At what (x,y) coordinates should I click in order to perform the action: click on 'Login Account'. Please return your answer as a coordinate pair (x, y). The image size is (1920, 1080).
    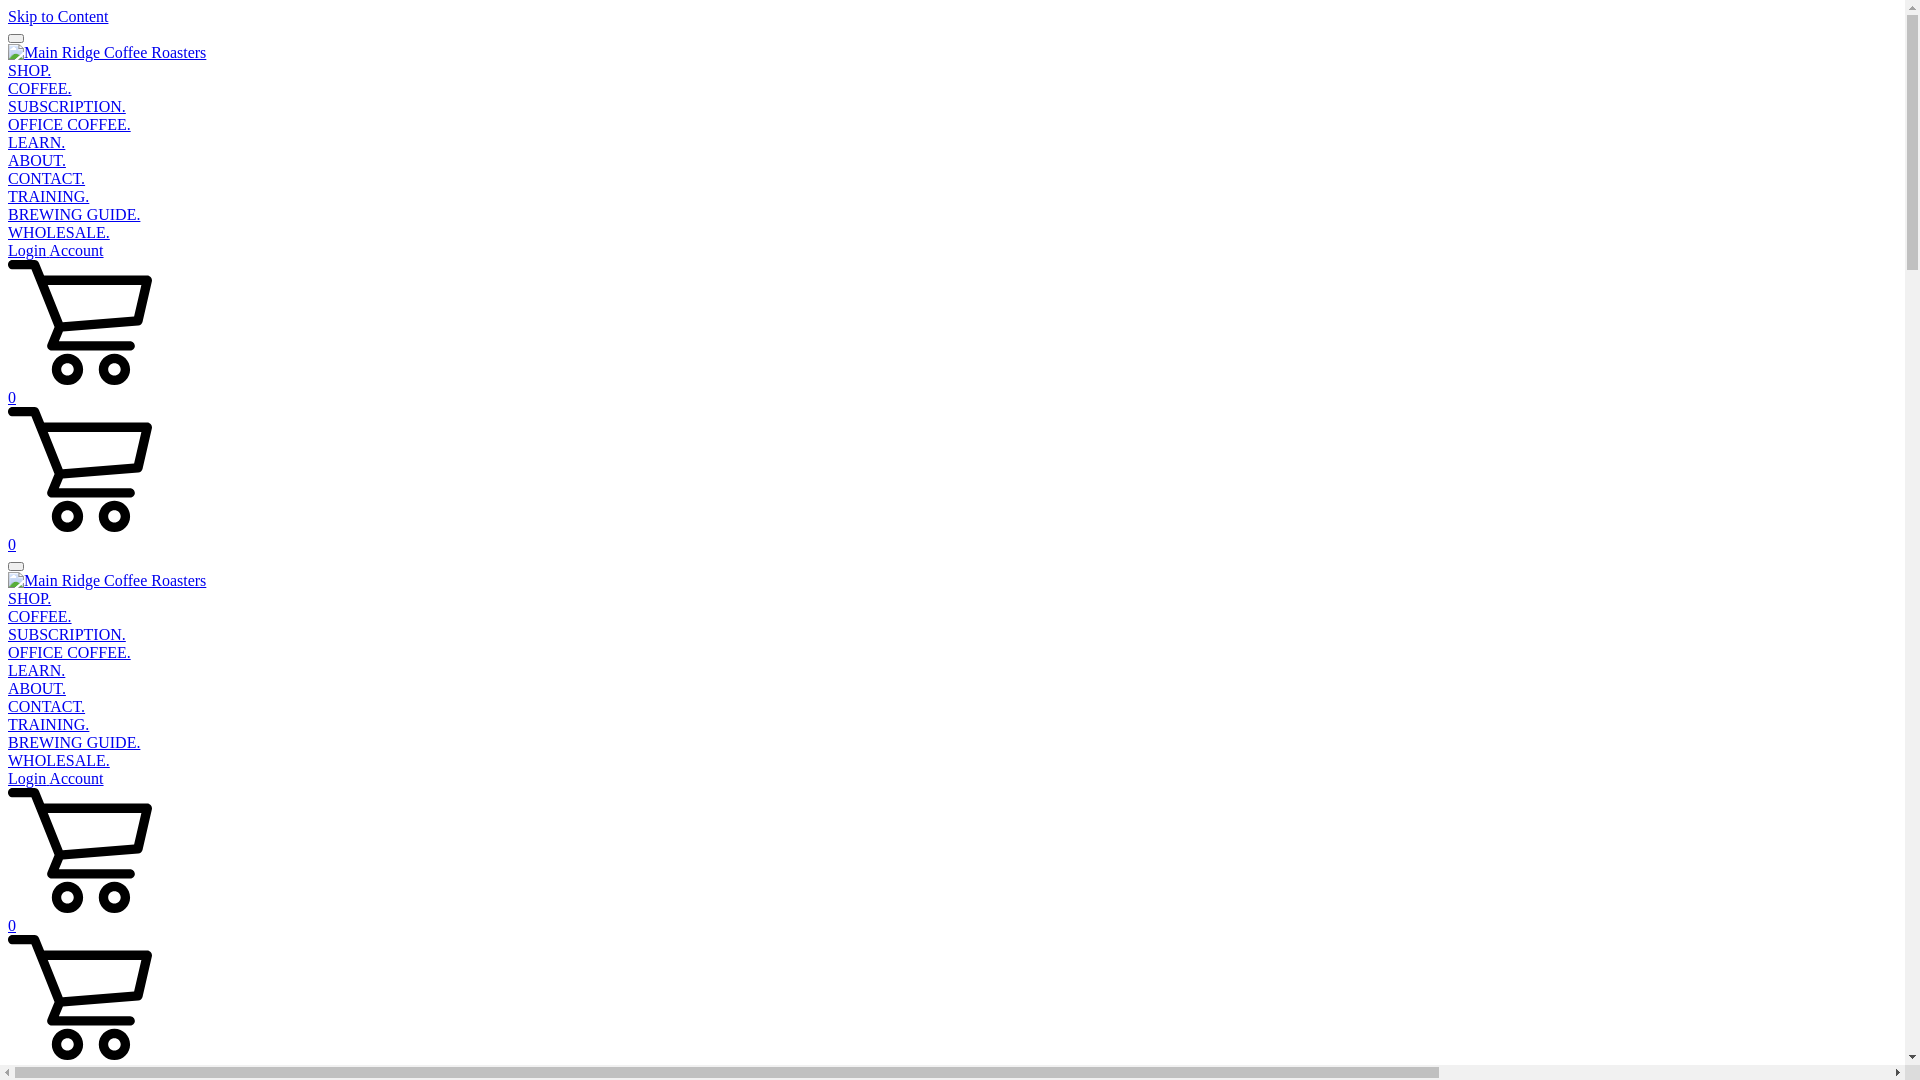
    Looking at the image, I should click on (8, 249).